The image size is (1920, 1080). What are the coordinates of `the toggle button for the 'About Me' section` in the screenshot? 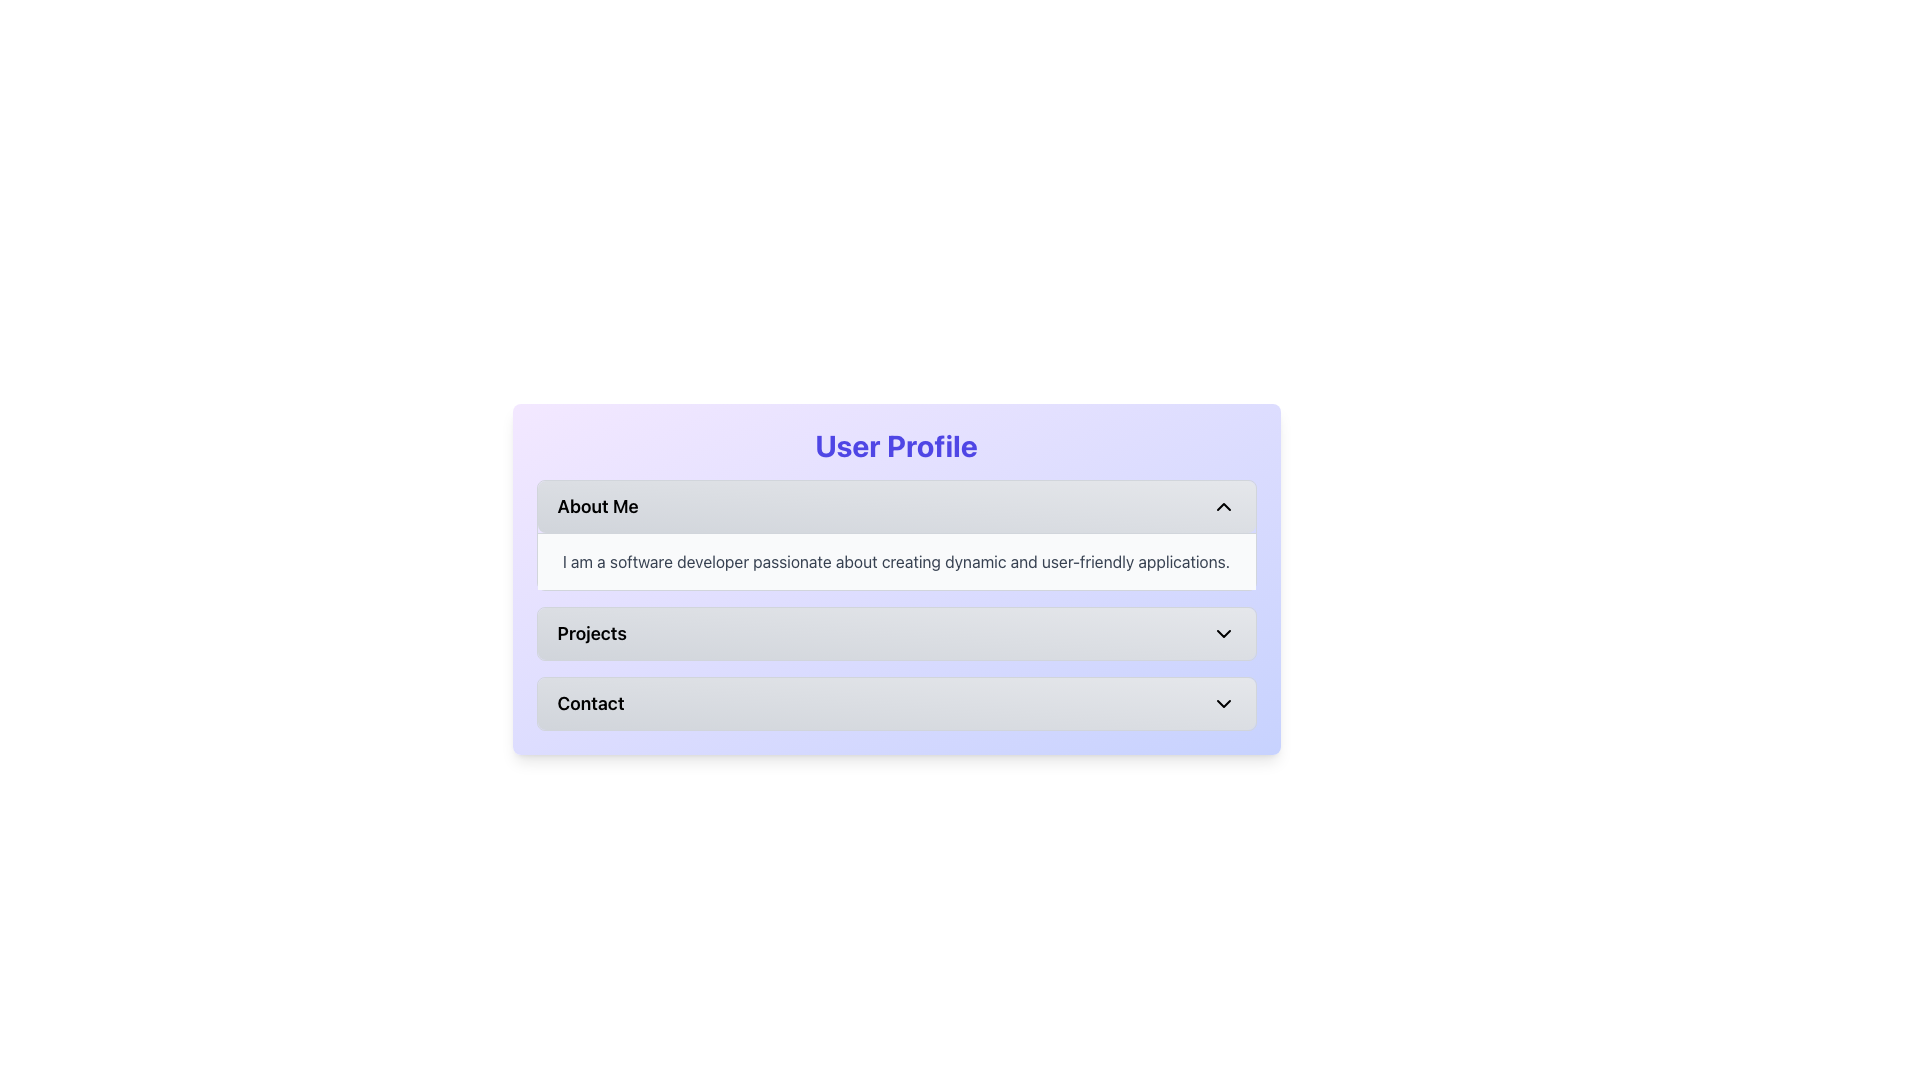 It's located at (895, 505).